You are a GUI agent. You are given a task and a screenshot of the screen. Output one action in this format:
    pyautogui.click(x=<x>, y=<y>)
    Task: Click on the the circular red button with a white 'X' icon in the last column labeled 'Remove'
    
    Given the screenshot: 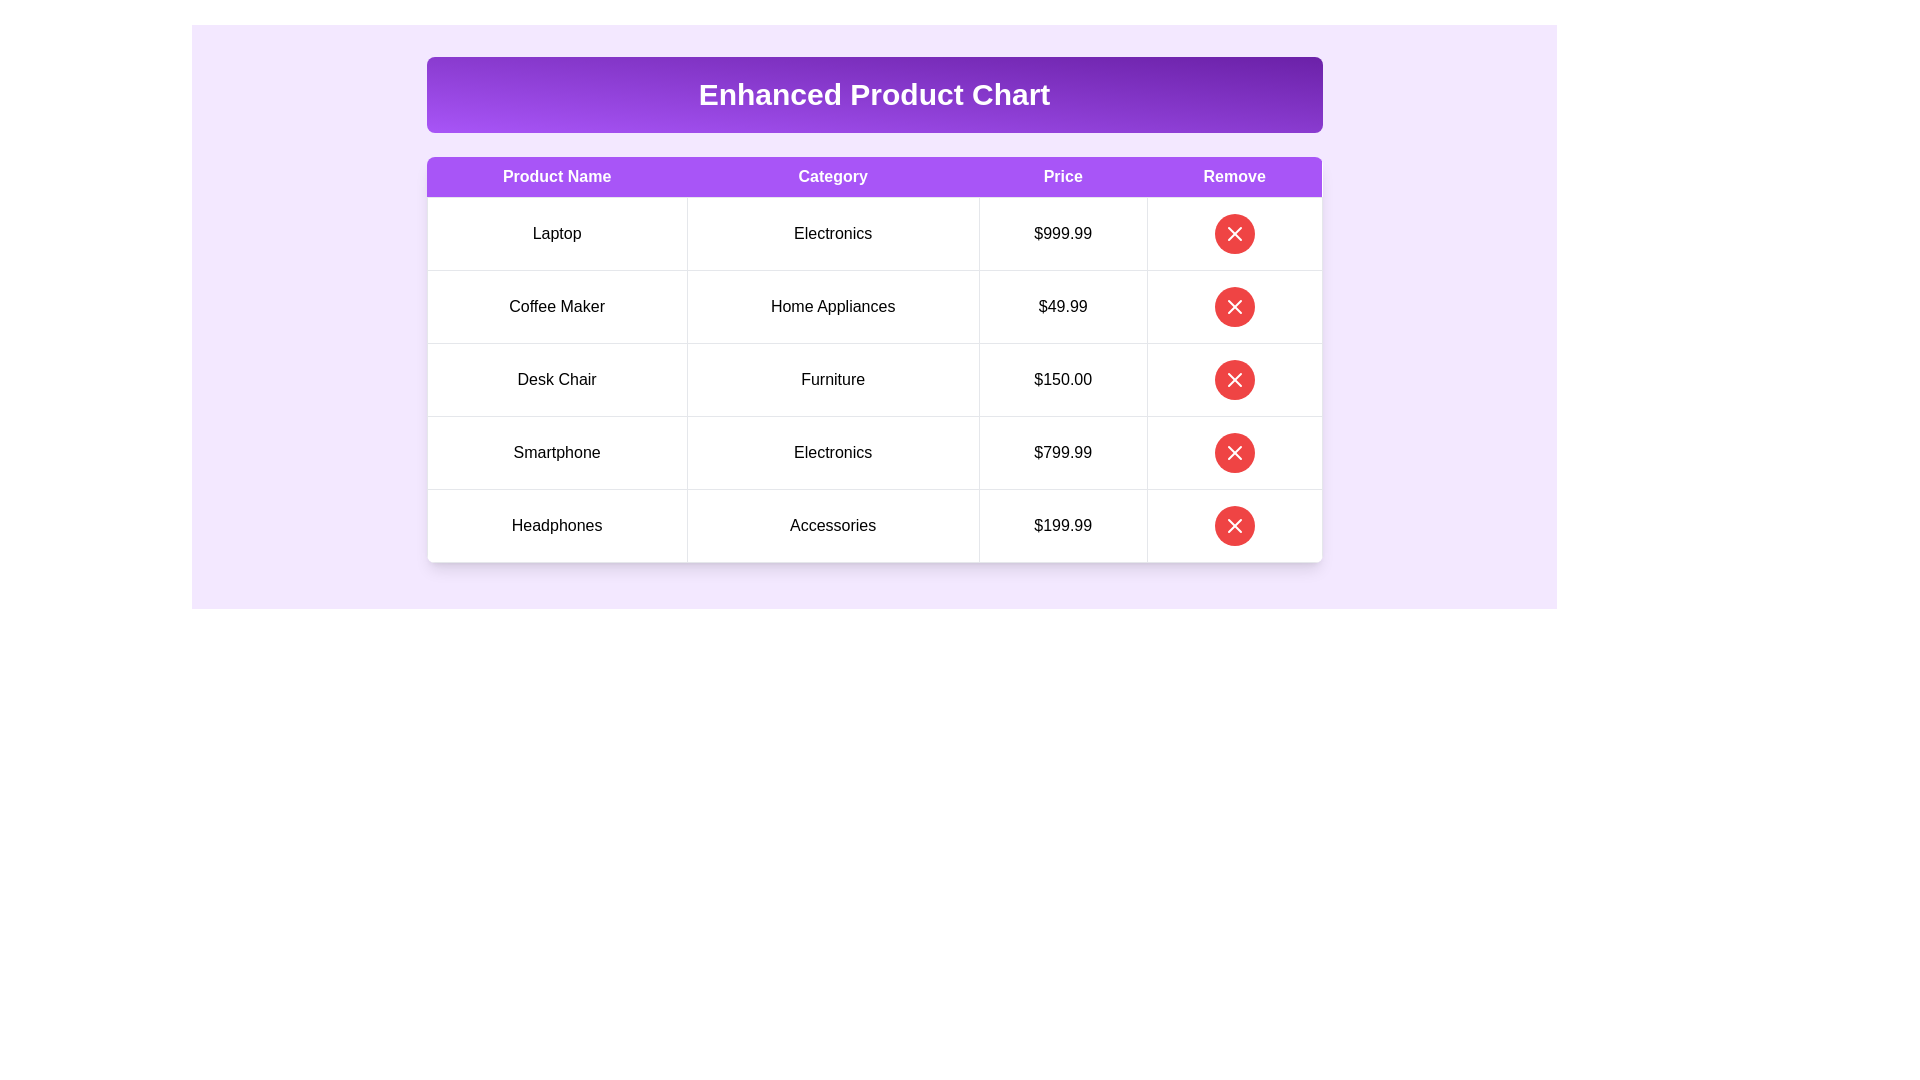 What is the action you would take?
    pyautogui.click(x=1233, y=452)
    